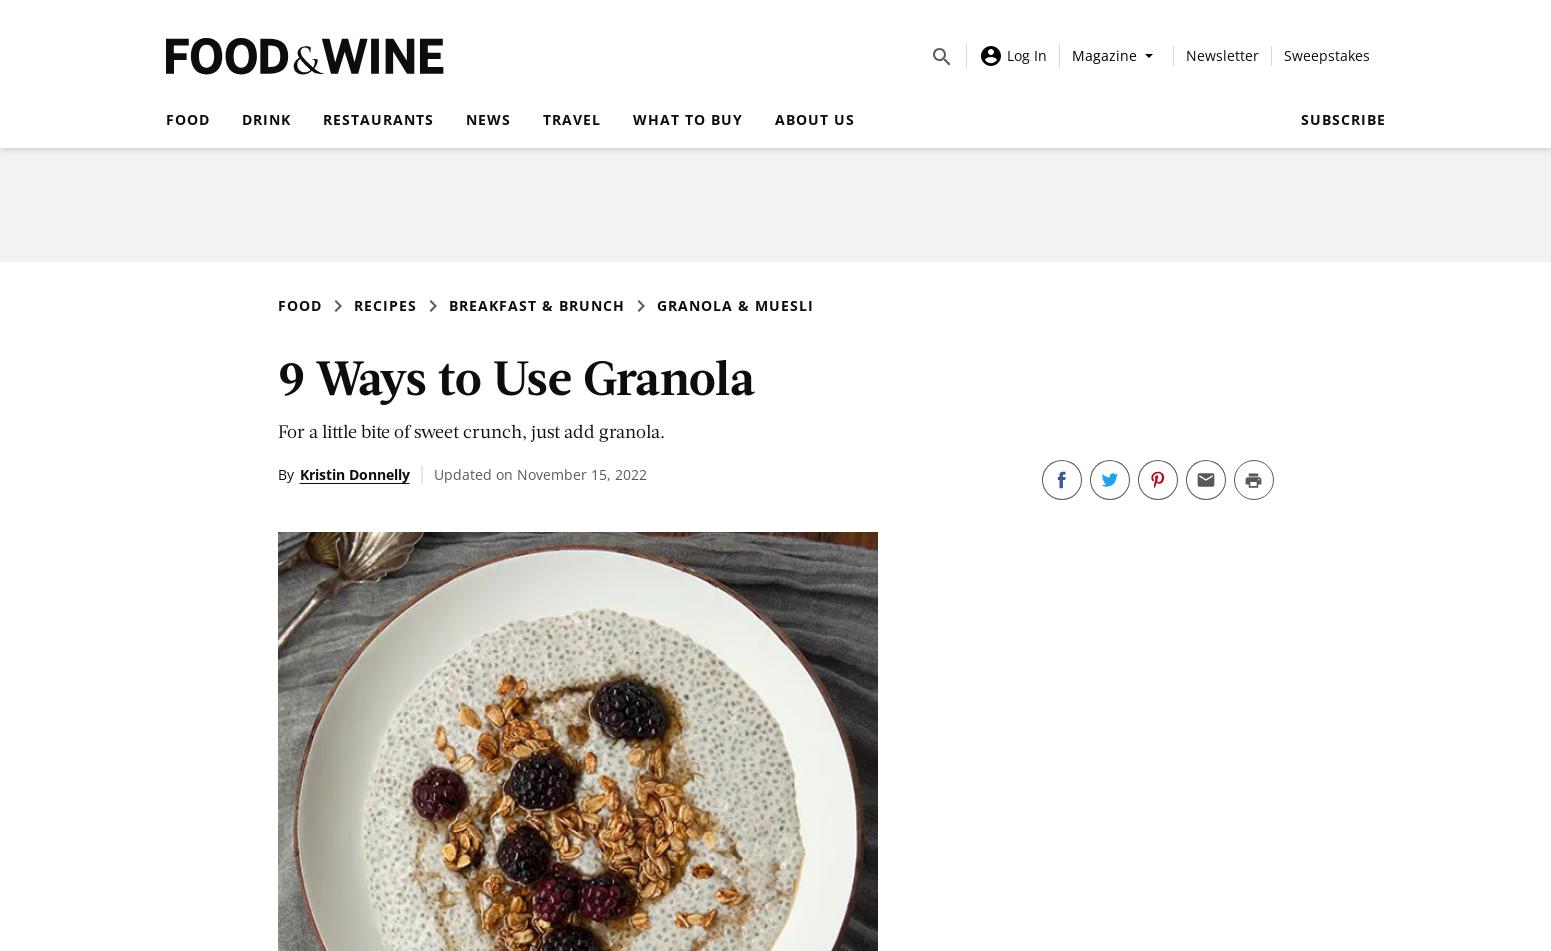  Describe the element at coordinates (1221, 54) in the screenshot. I see `'Newsletter'` at that location.